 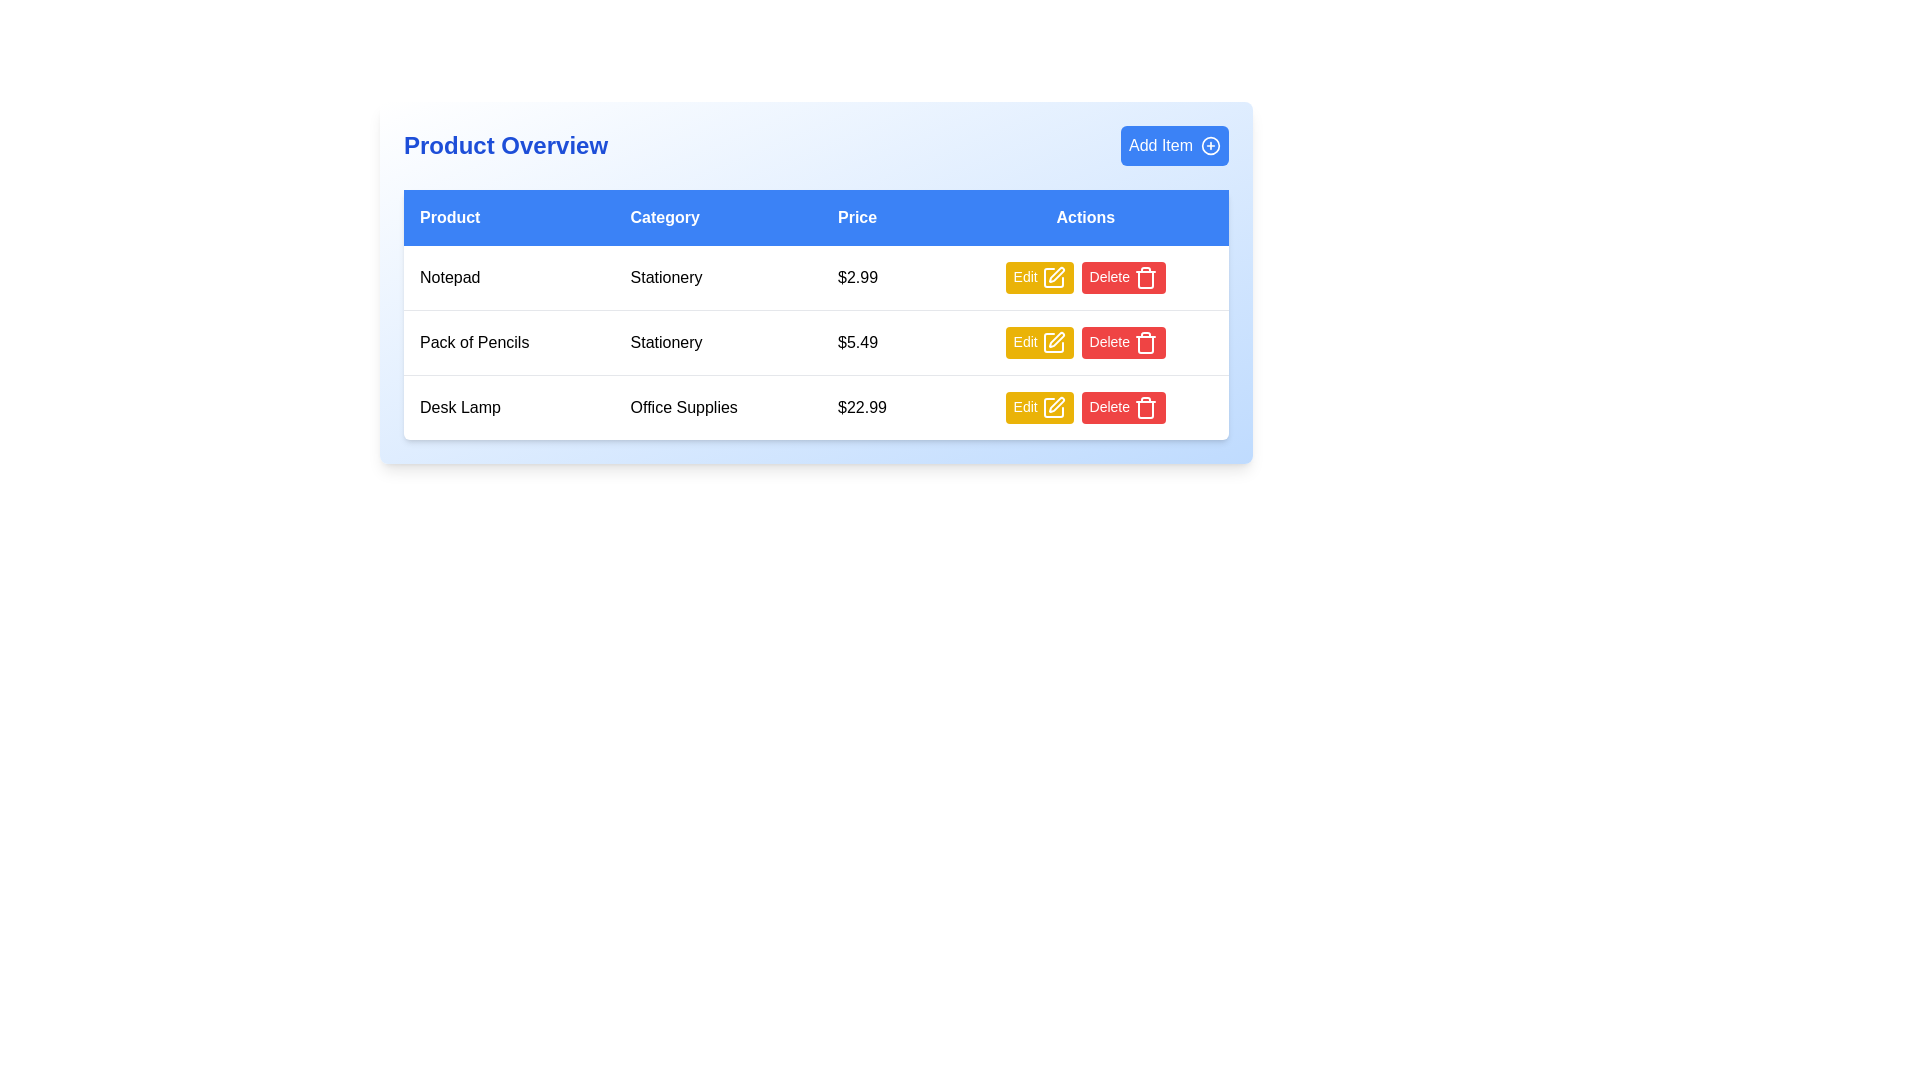 I want to click on the 'Delete' button in the 'Actions' column of the second row for the item labeled 'Pack of Pencils', so click(x=1084, y=342).